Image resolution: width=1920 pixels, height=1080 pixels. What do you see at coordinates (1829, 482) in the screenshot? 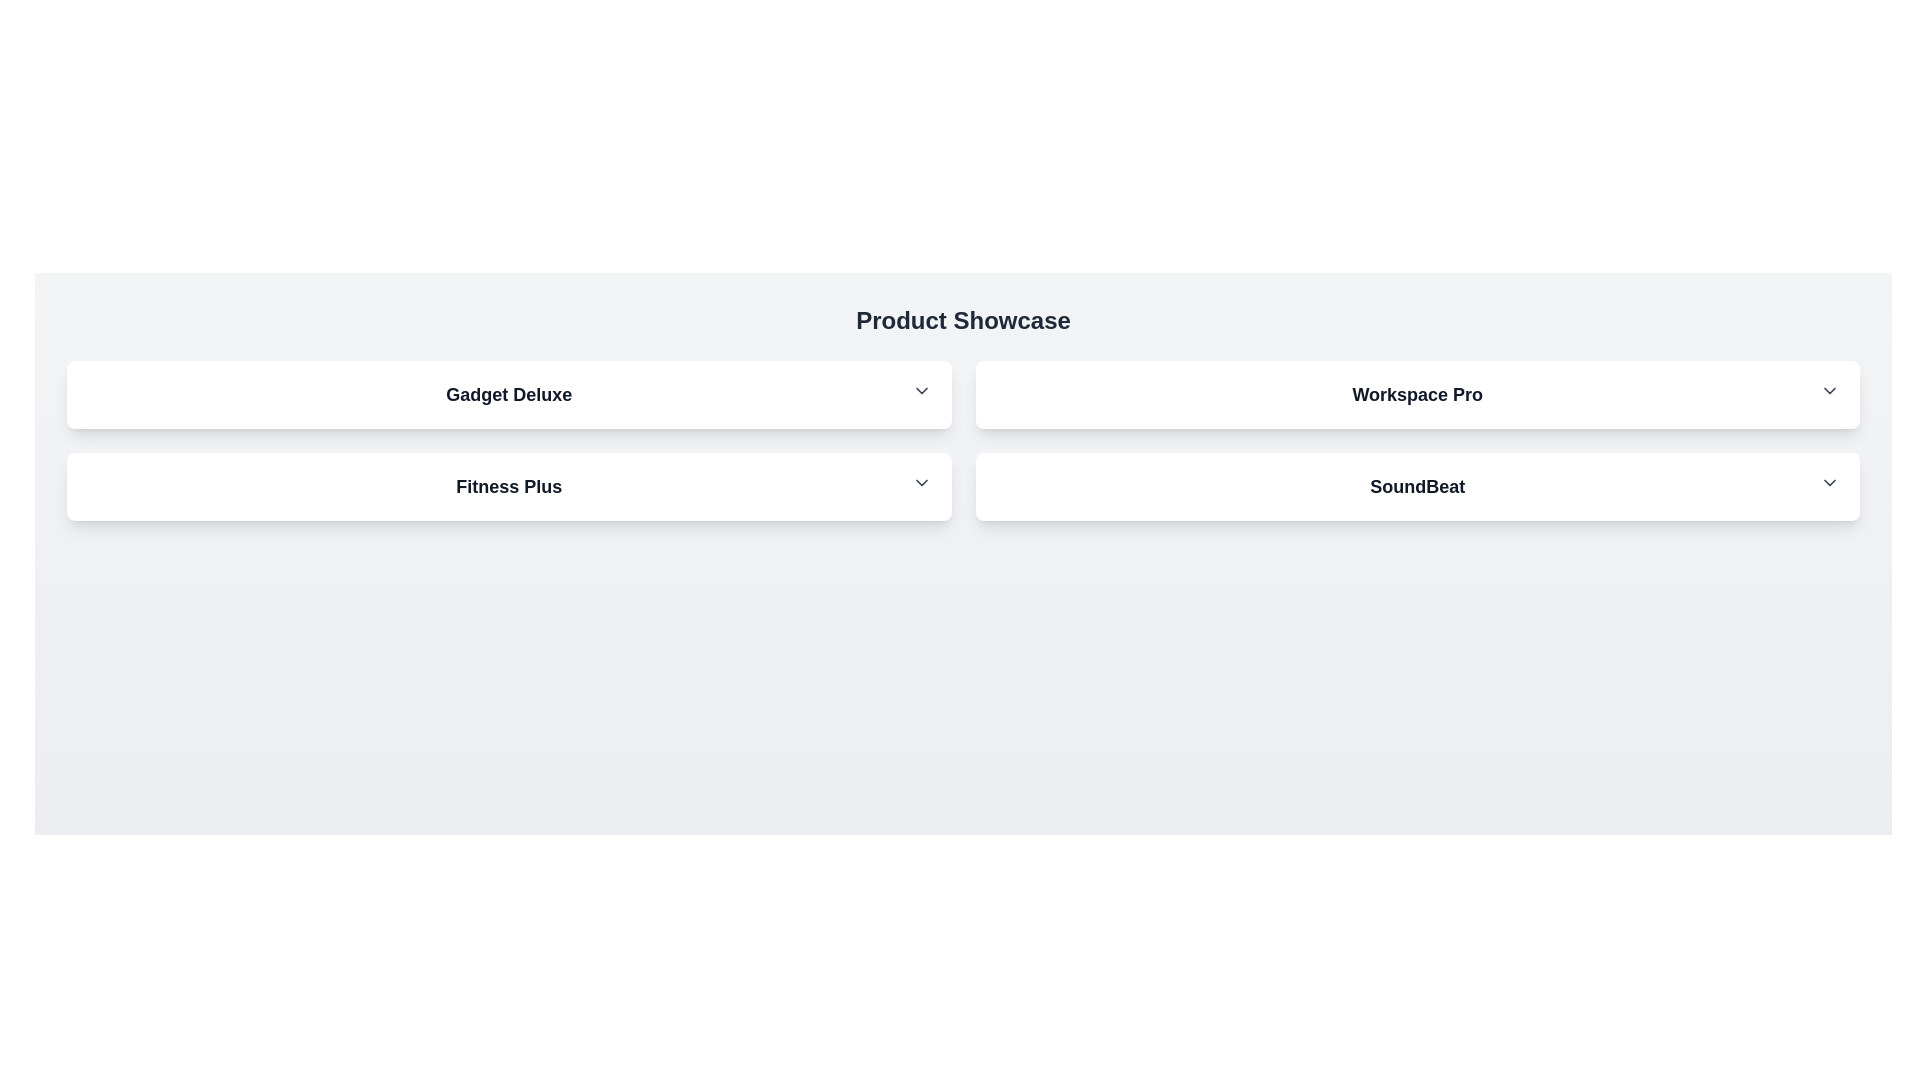
I see `the button in the top-right corner of the 'SoundBeat' card` at bounding box center [1829, 482].